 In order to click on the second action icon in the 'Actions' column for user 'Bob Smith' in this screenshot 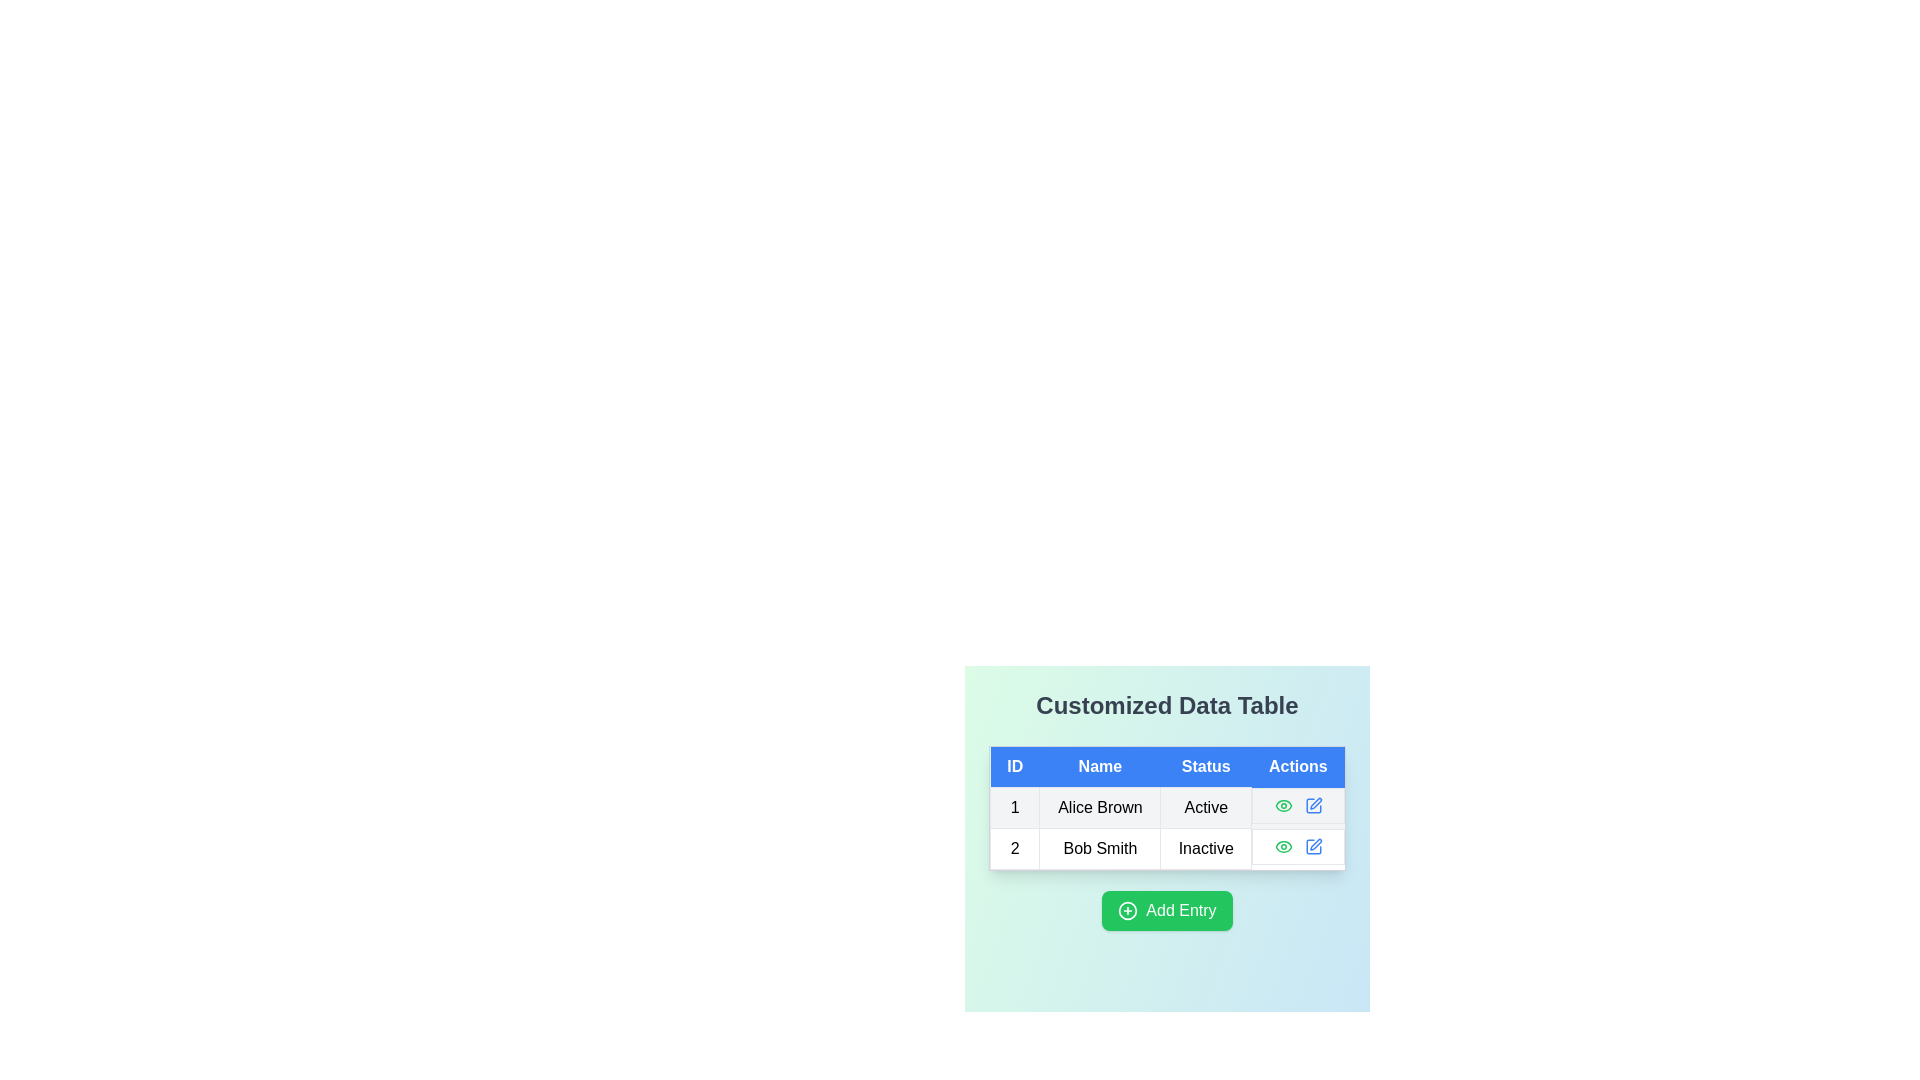, I will do `click(1315, 802)`.